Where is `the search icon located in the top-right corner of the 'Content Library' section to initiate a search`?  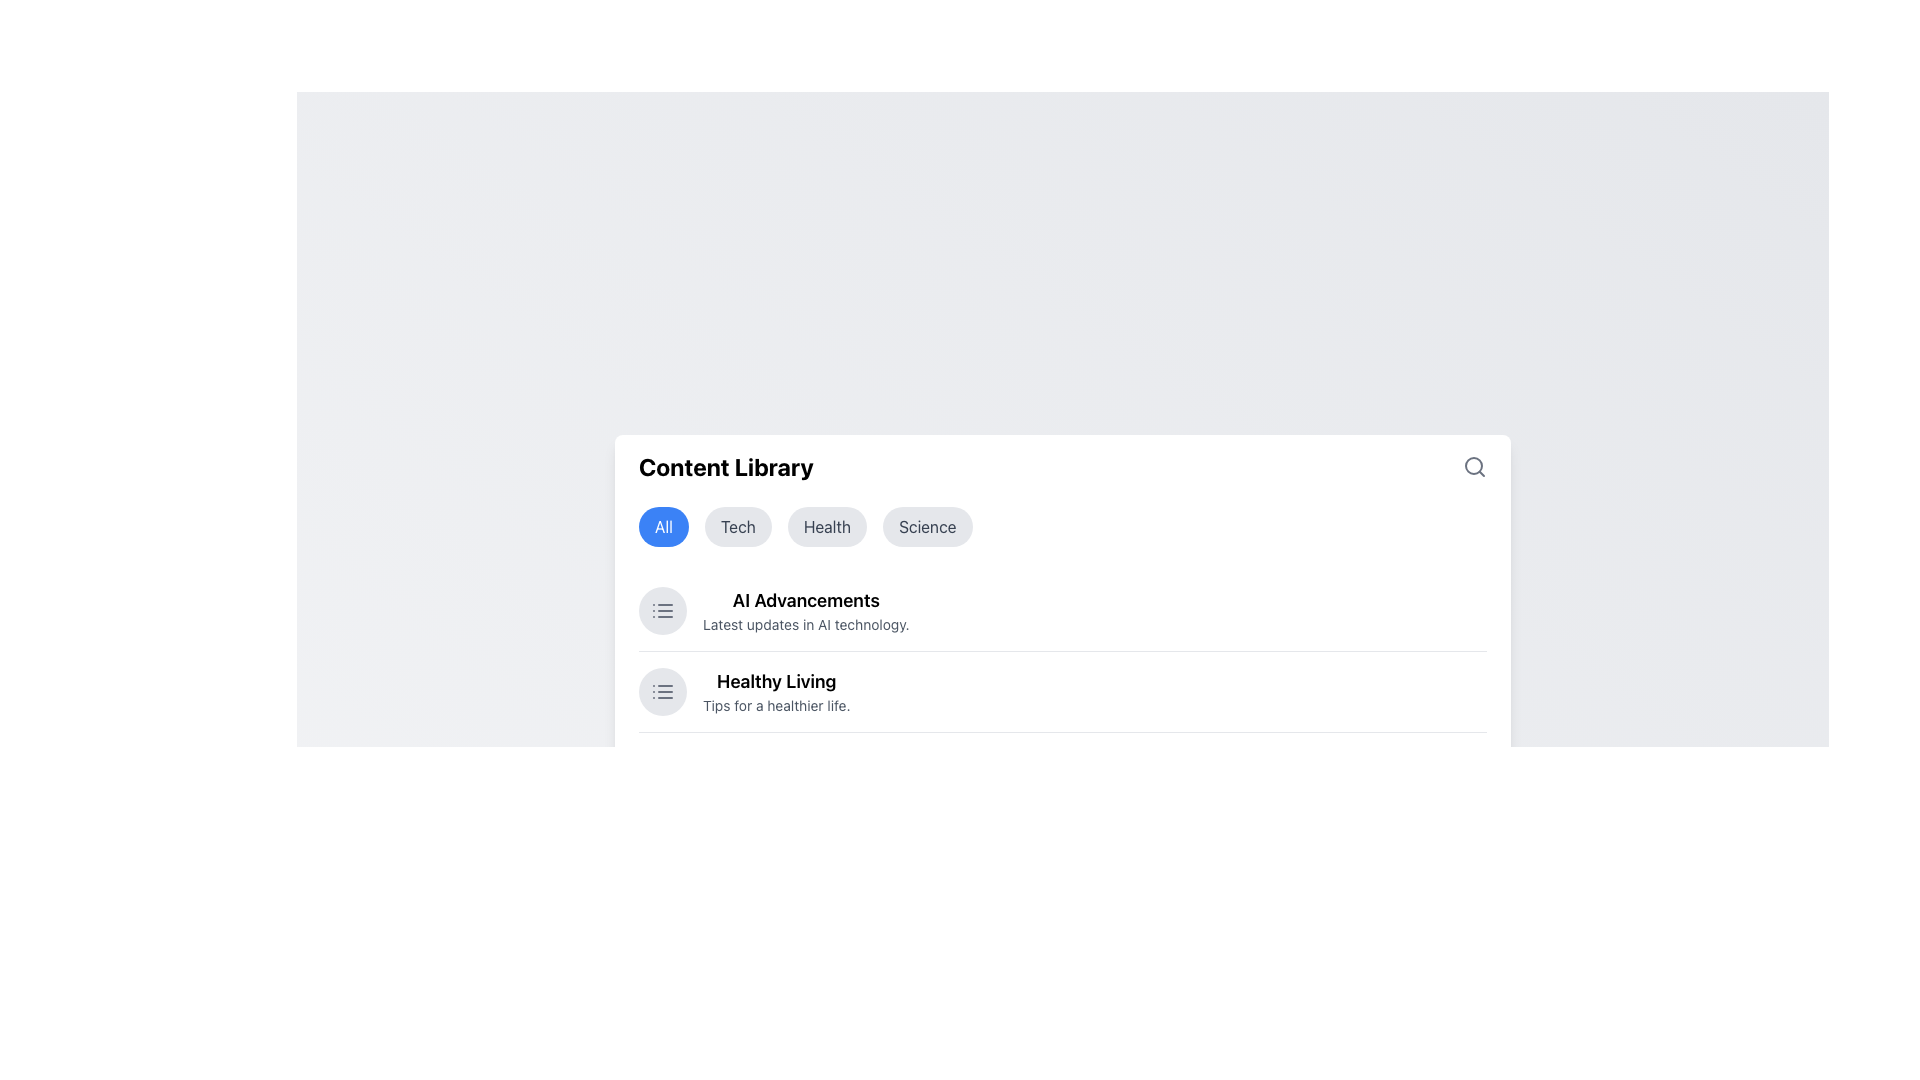 the search icon located in the top-right corner of the 'Content Library' section to initiate a search is located at coordinates (1474, 466).